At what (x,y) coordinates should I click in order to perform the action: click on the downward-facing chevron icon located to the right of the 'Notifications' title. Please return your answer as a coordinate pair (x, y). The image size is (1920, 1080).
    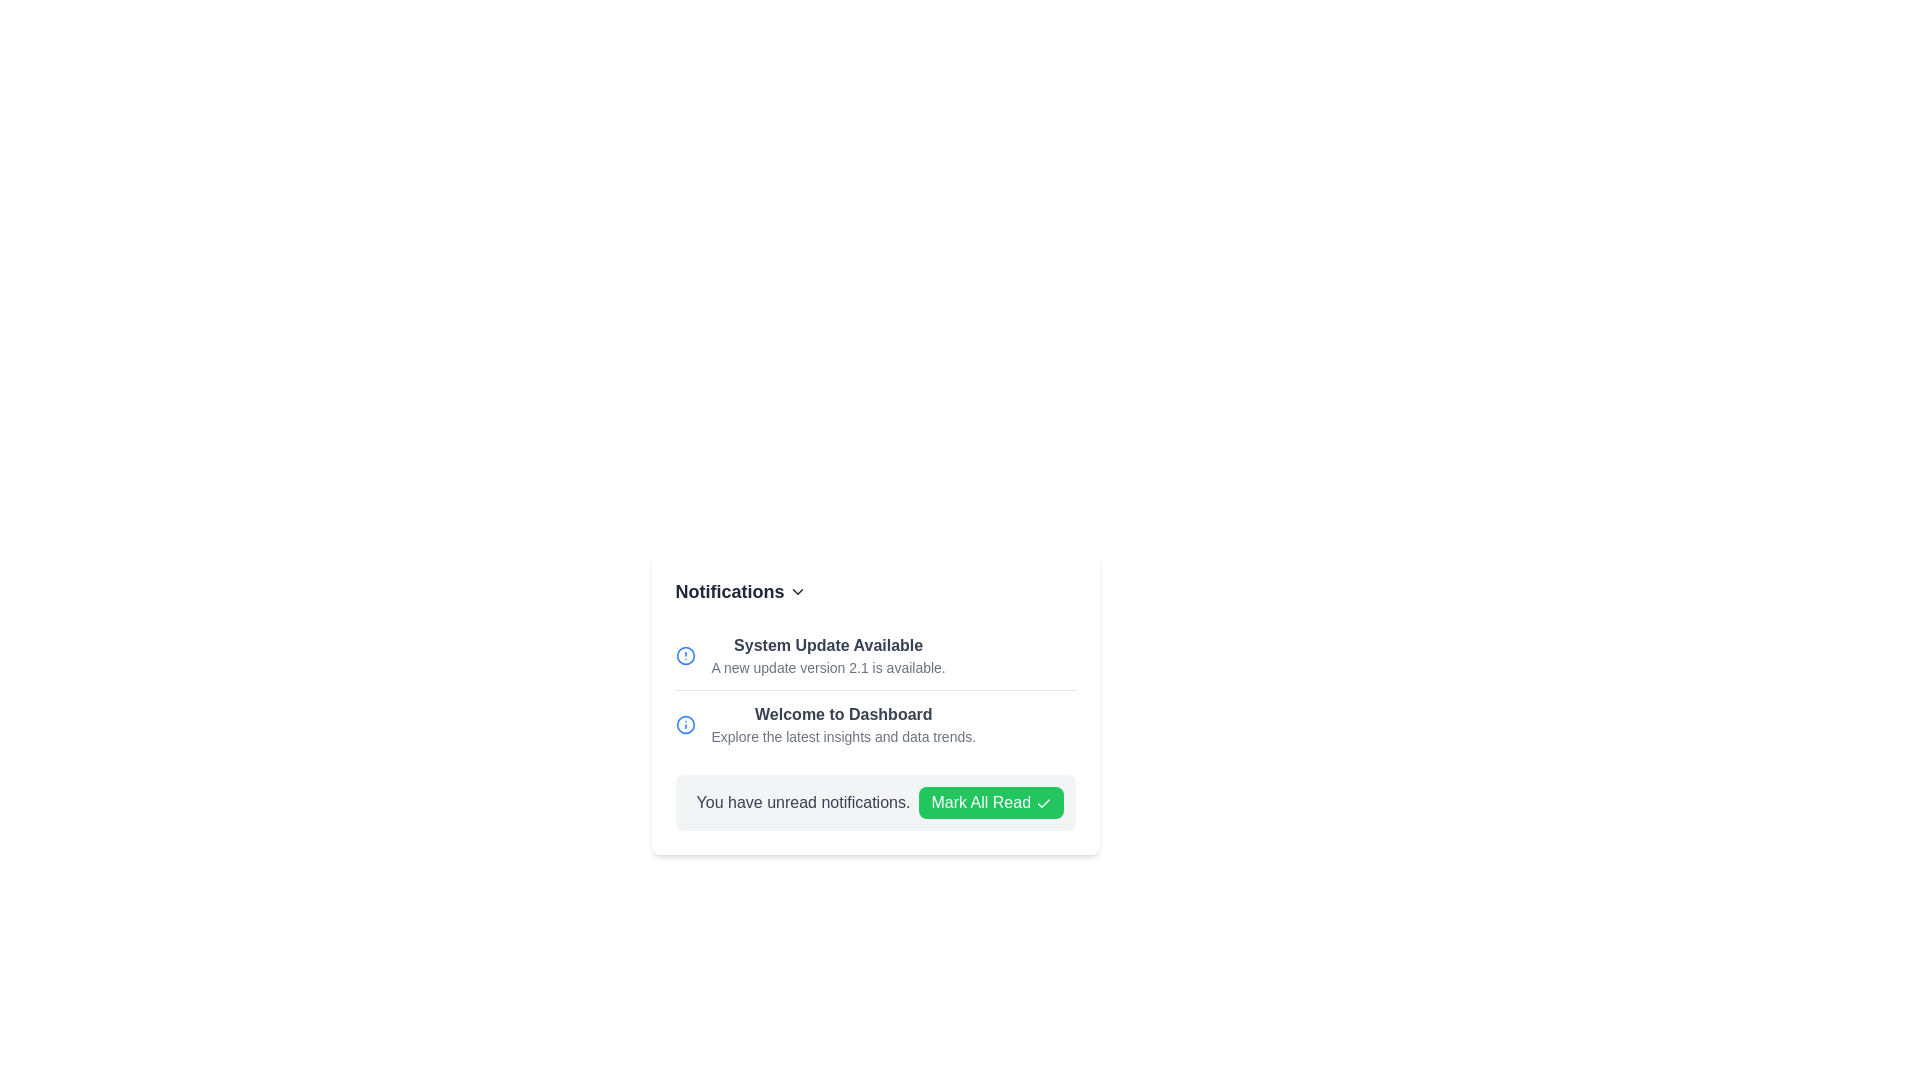
    Looking at the image, I should click on (796, 590).